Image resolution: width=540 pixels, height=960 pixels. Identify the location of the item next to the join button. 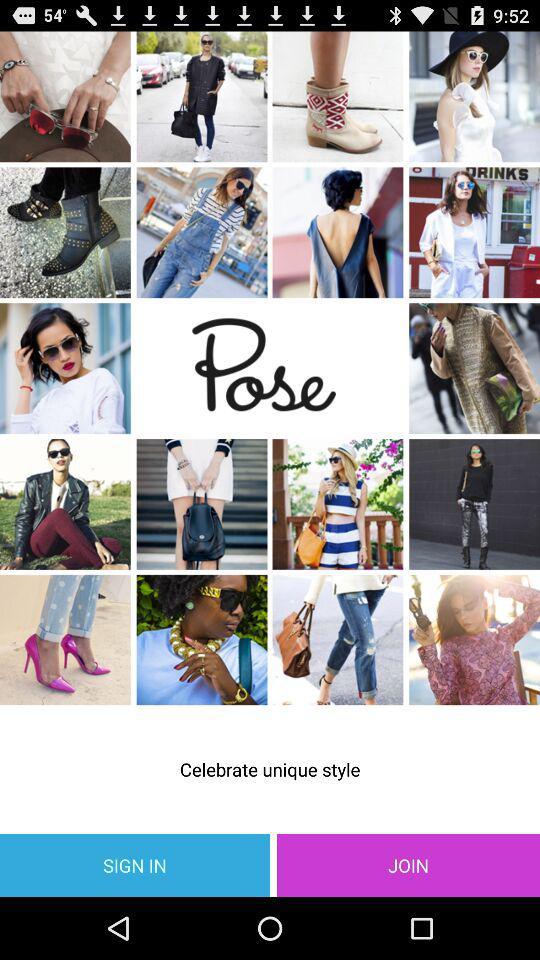
(135, 864).